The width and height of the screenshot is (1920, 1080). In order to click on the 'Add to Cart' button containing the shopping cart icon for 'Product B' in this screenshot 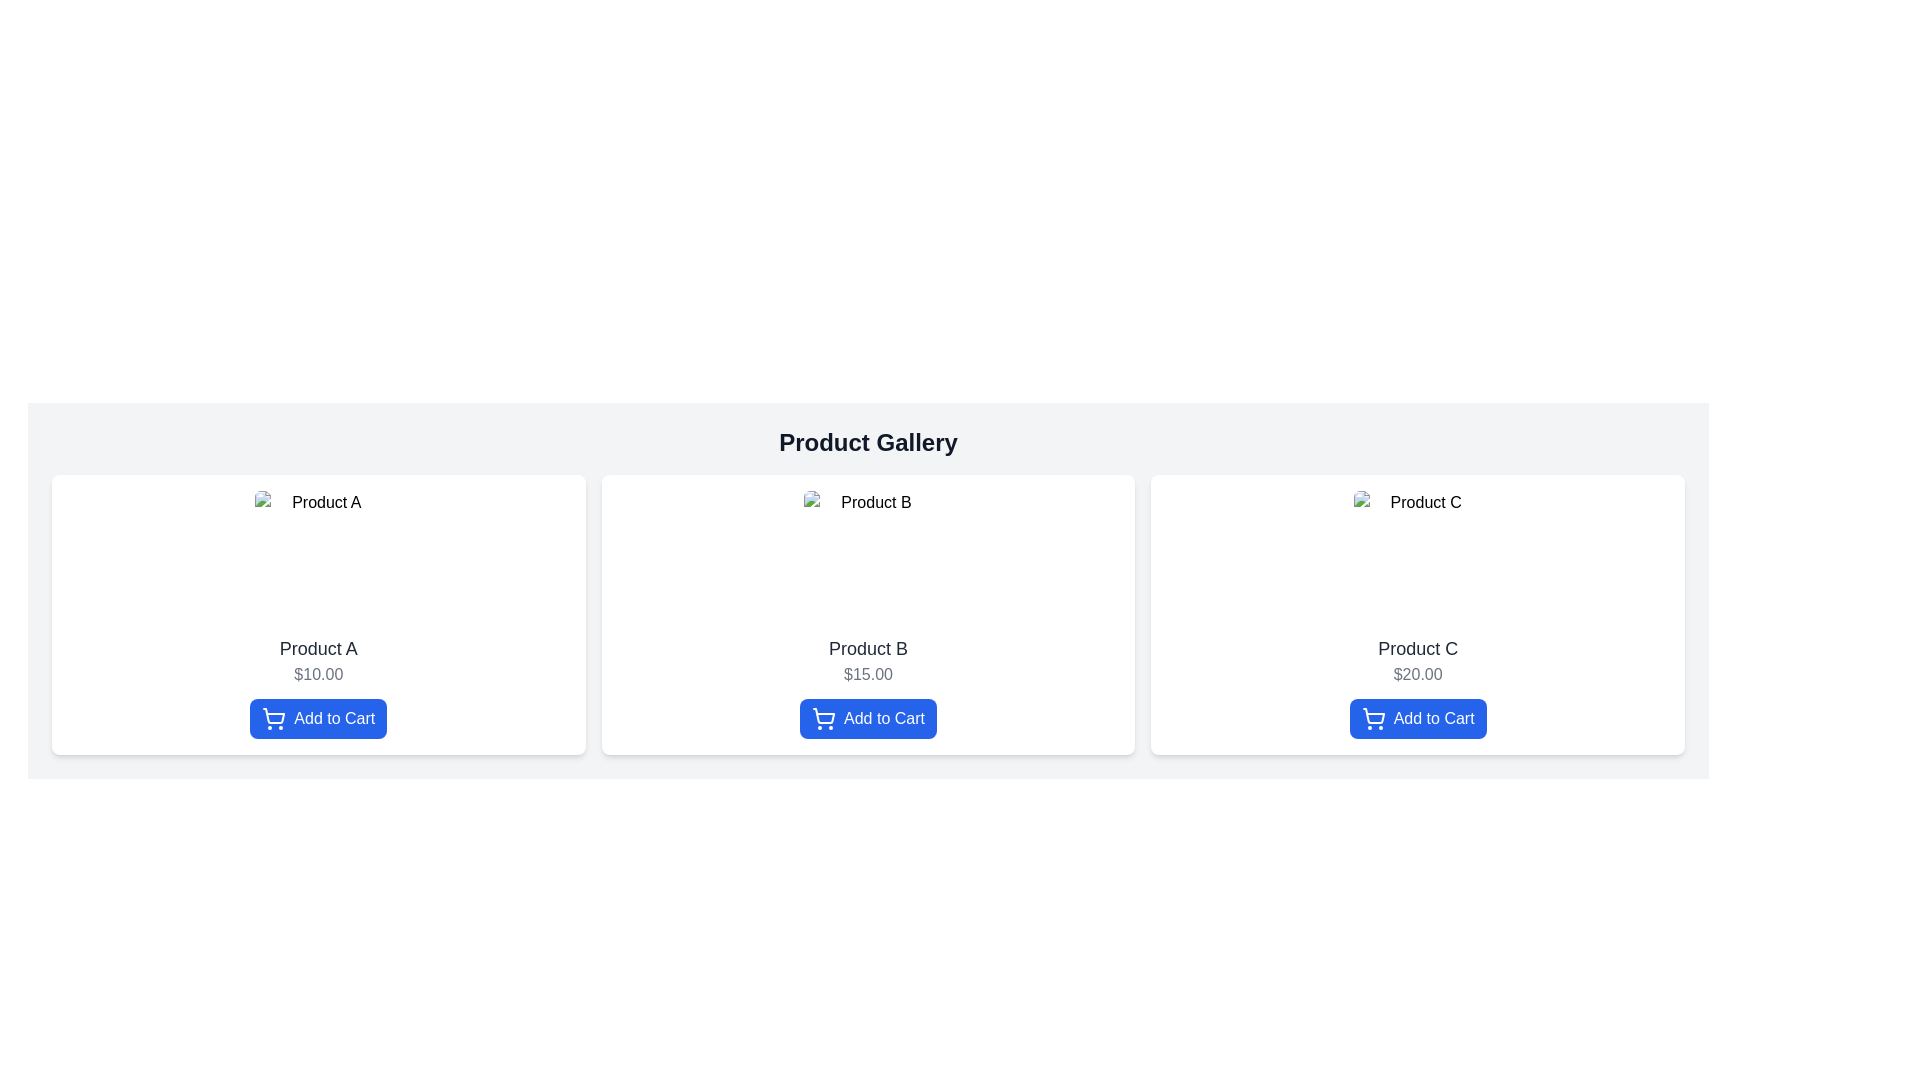, I will do `click(824, 715)`.